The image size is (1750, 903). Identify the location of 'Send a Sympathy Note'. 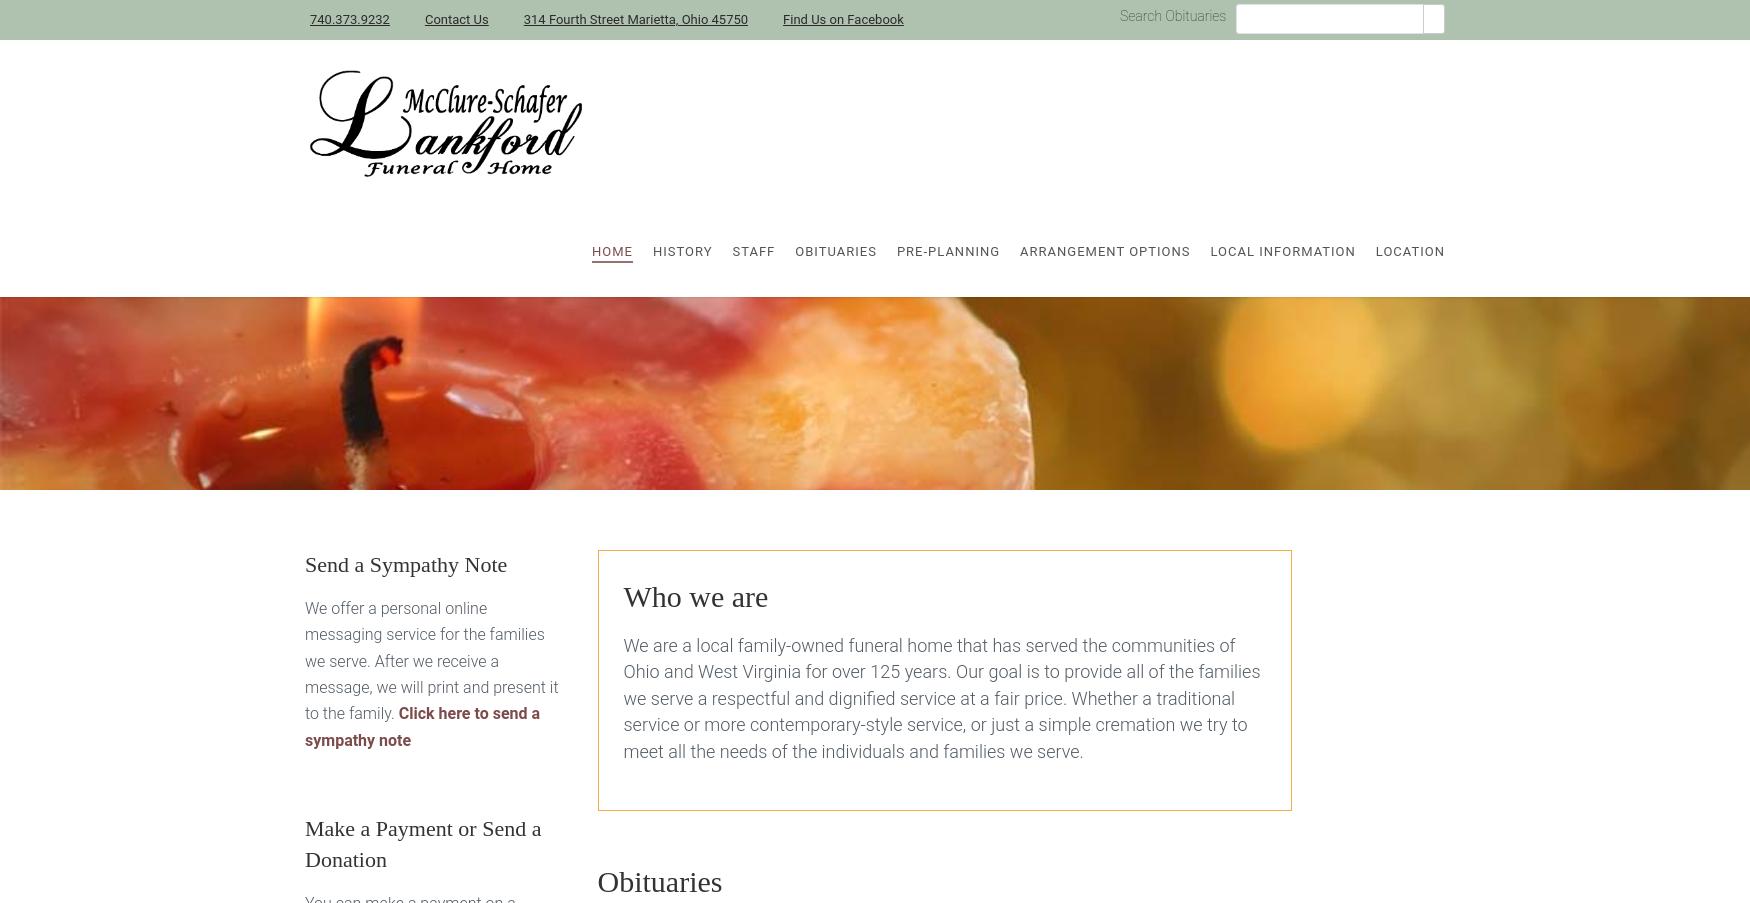
(405, 563).